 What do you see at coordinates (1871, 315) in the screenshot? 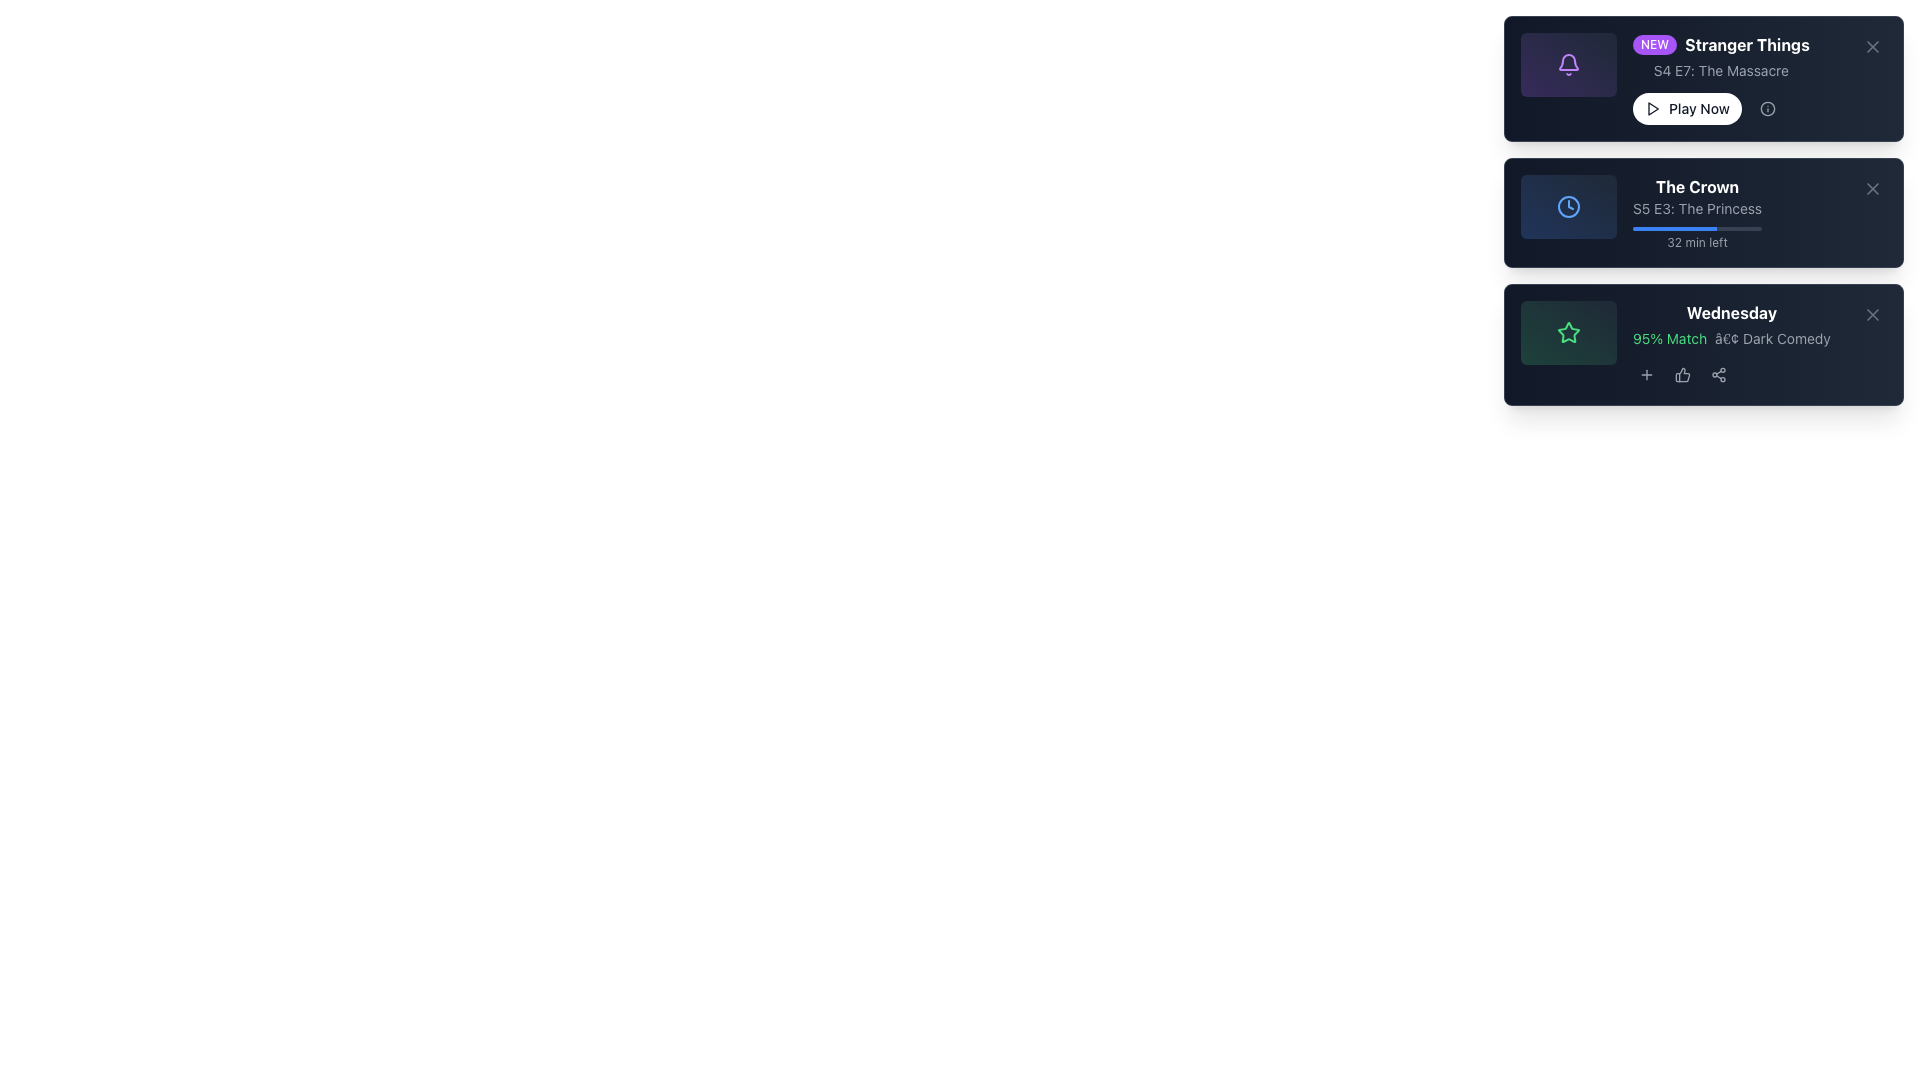
I see `the close icon located at the top-right corner of the 'Wednesday' card` at bounding box center [1871, 315].